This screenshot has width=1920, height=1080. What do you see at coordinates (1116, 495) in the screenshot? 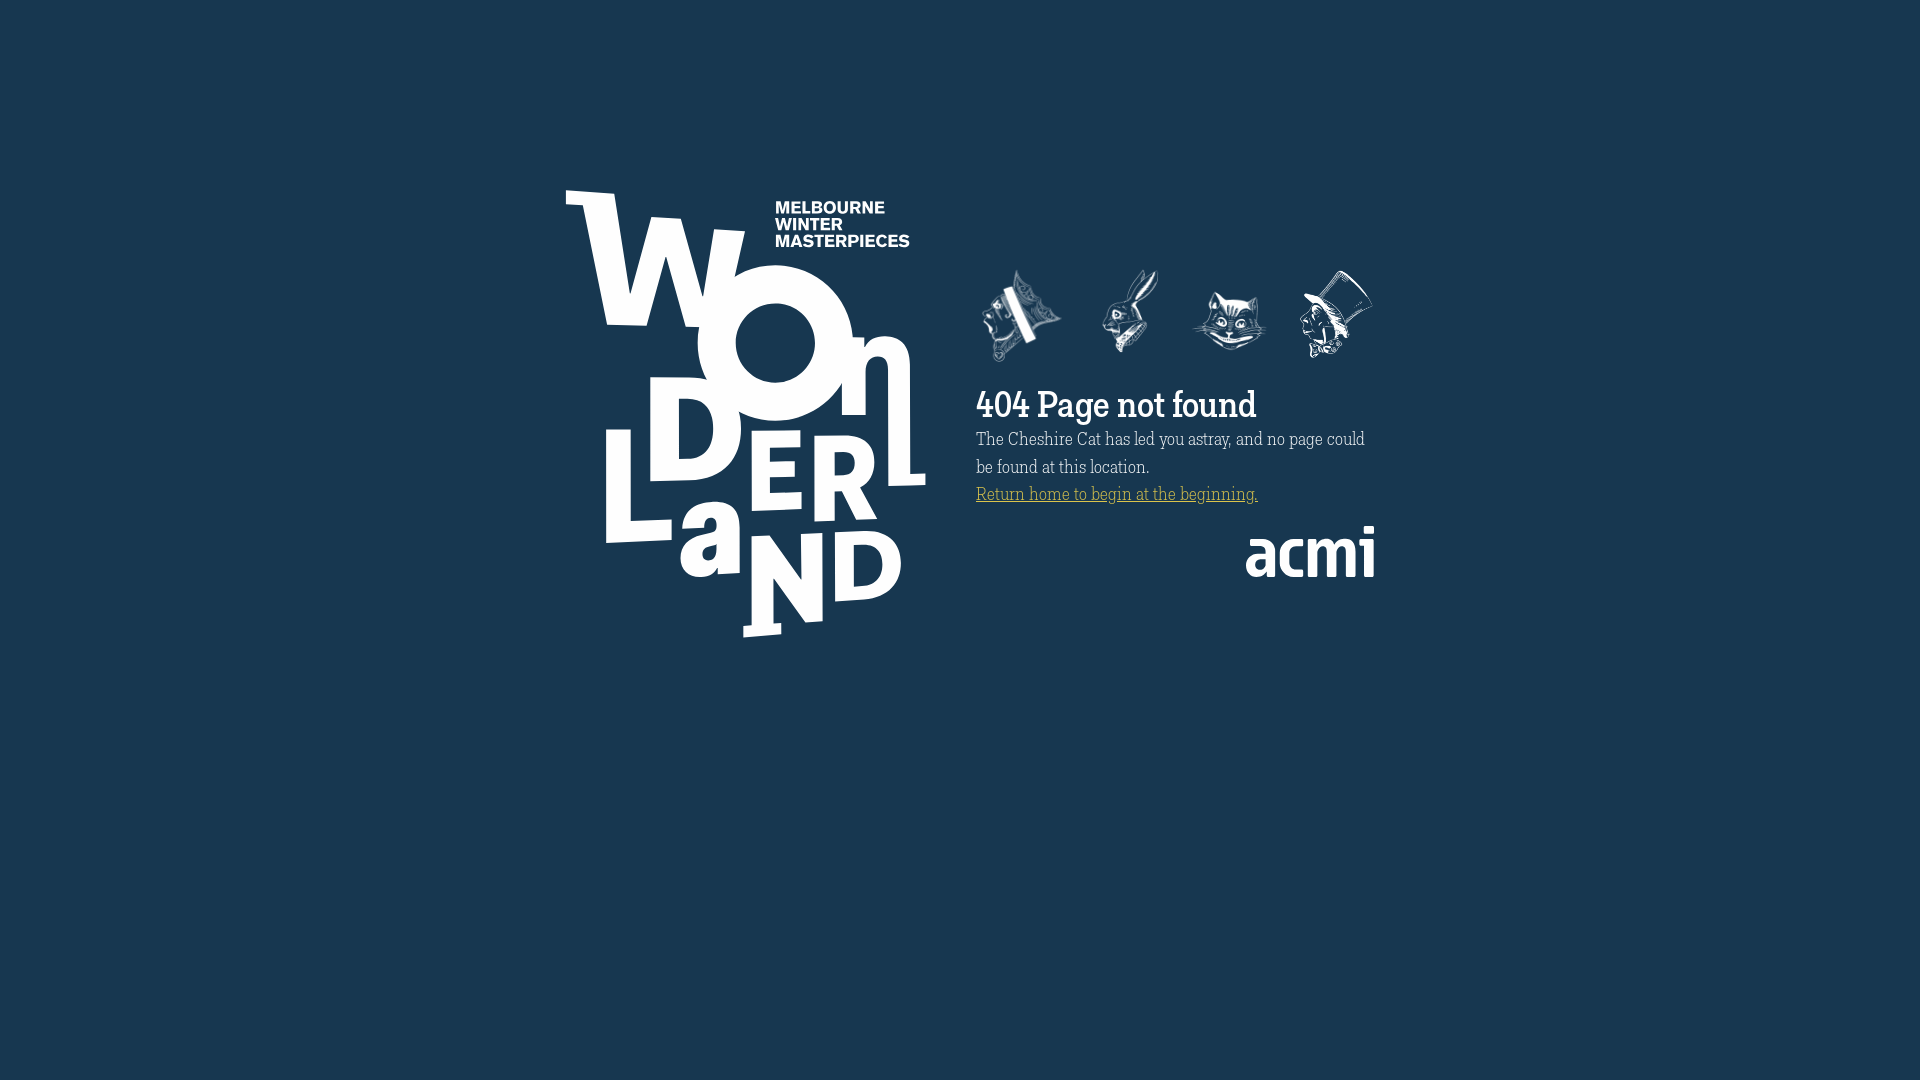
I see `'Return home to begin at the beginning.'` at bounding box center [1116, 495].